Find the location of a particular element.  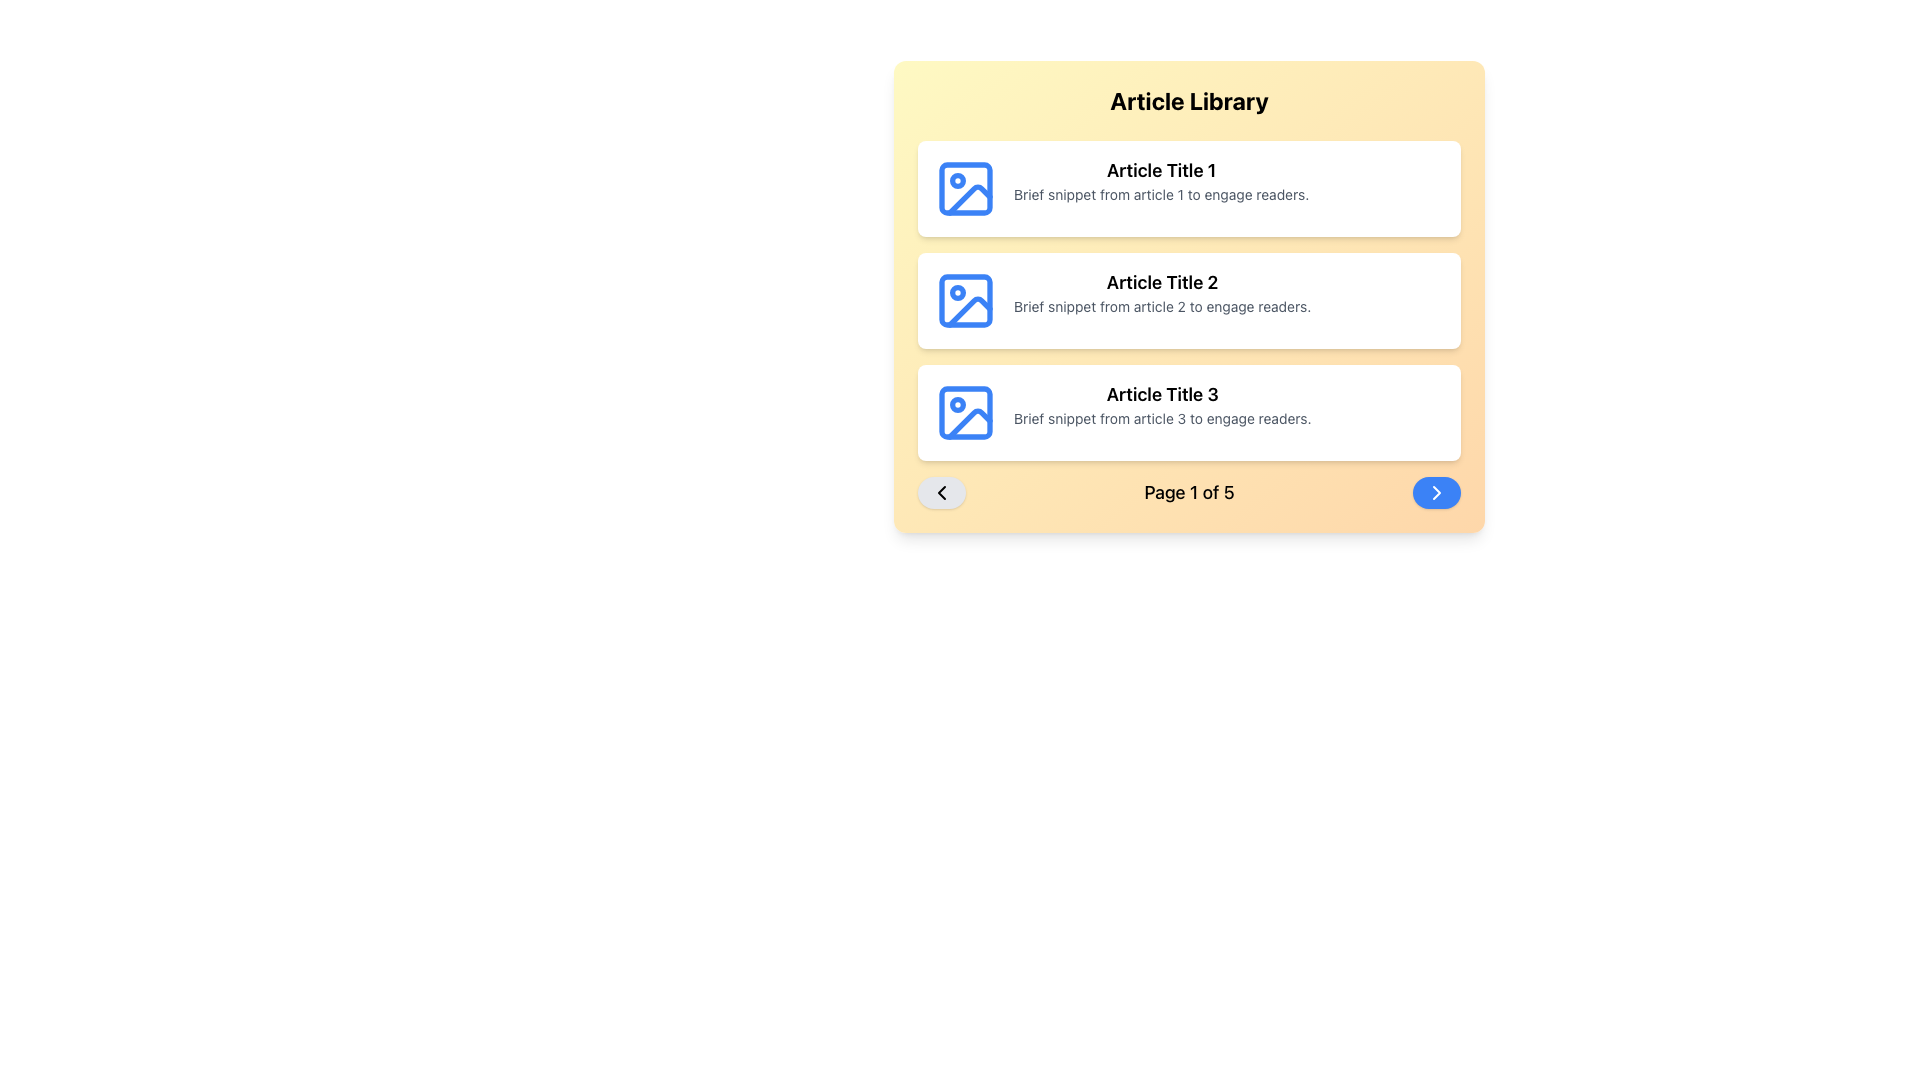

the second article preview in the list, which displays a title and brief description is located at coordinates (1162, 293).